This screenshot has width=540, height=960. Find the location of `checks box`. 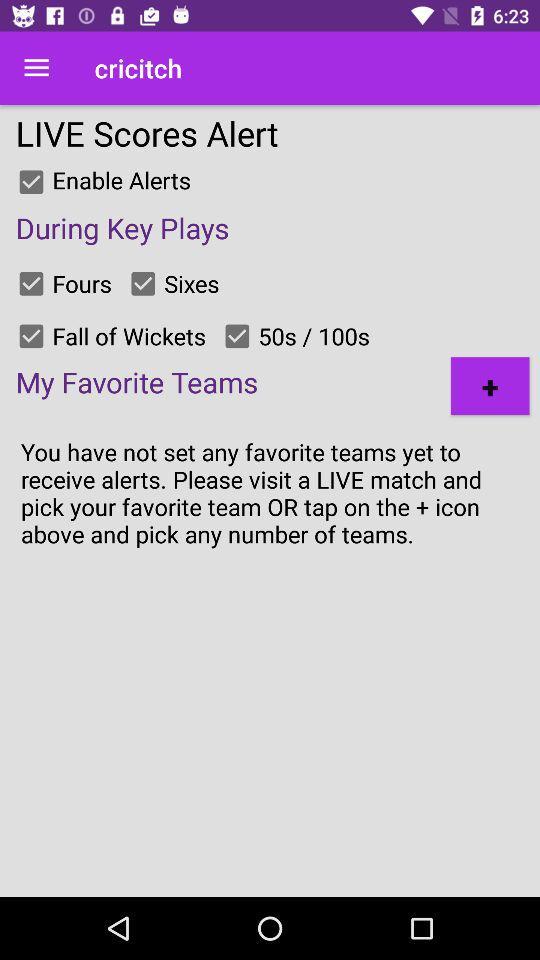

checks box is located at coordinates (30, 336).